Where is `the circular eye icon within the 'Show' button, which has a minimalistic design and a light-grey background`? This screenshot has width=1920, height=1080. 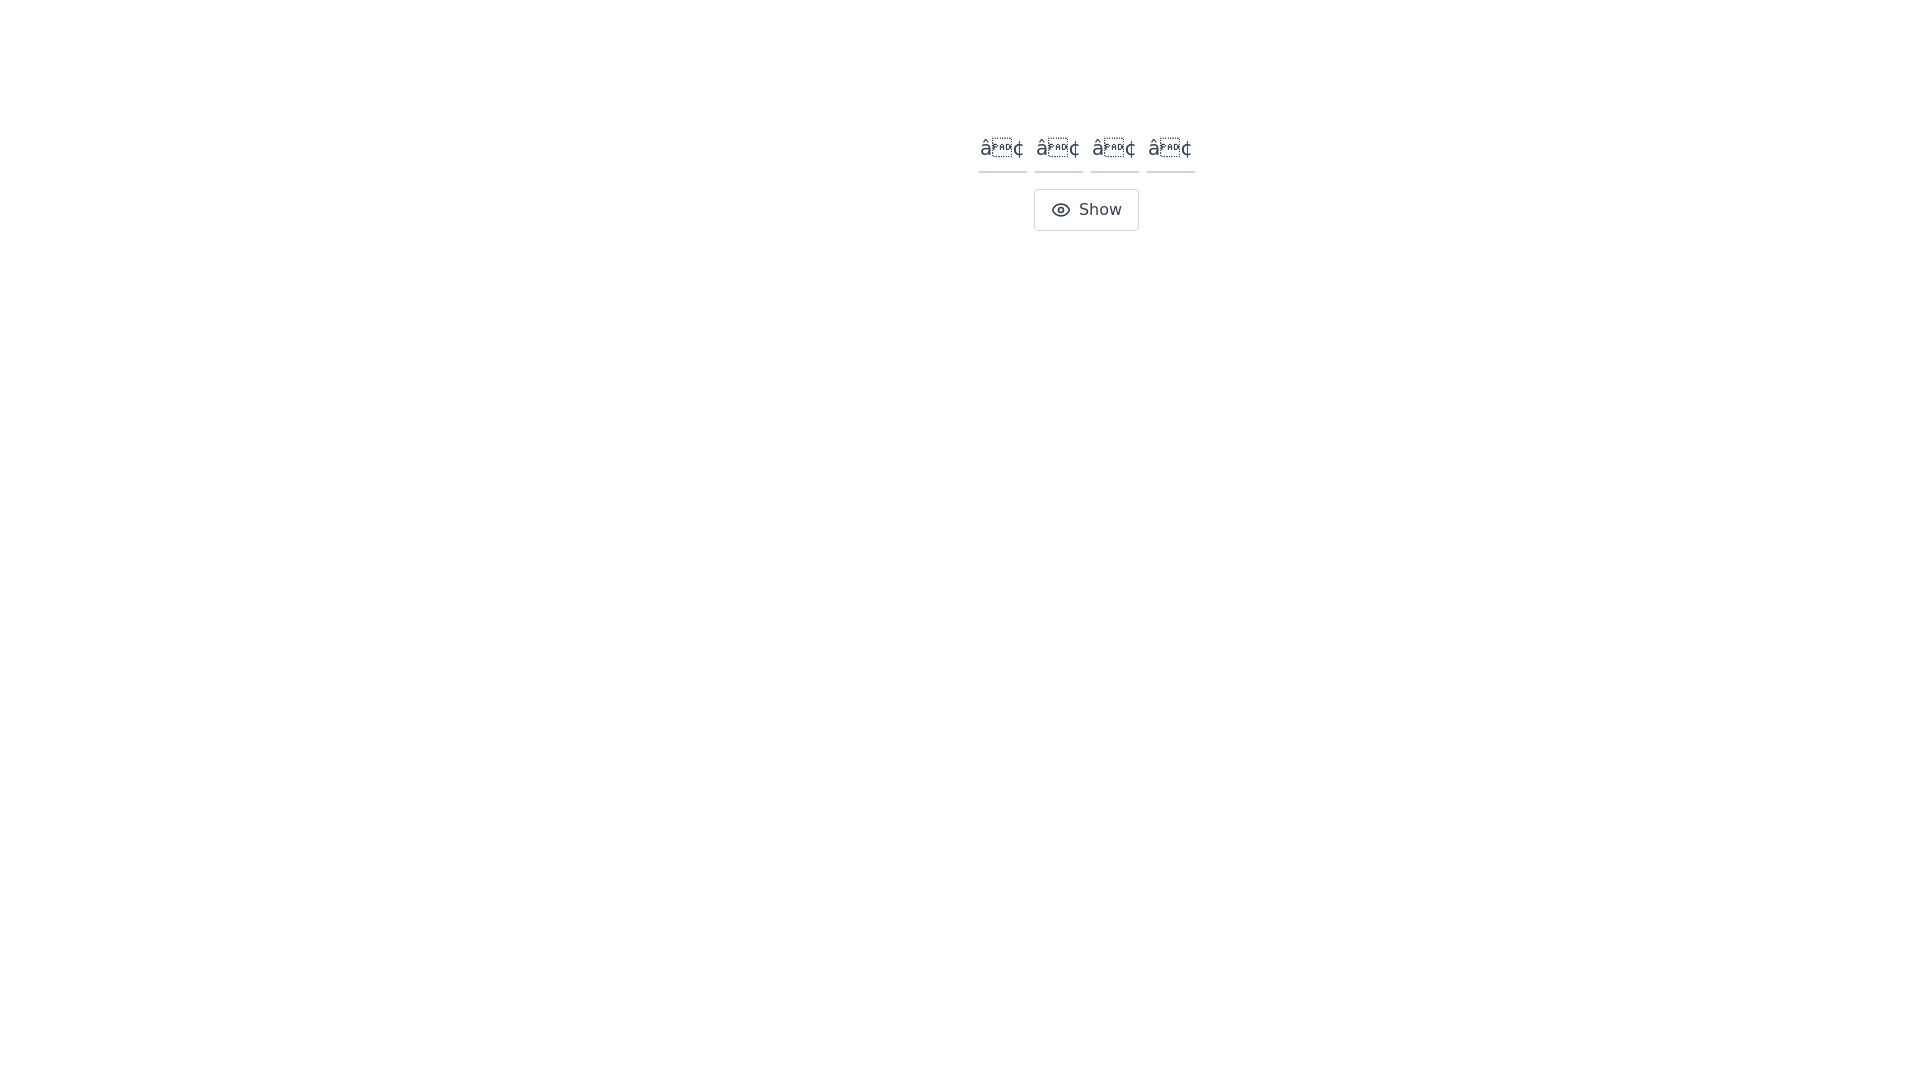
the circular eye icon within the 'Show' button, which has a minimalistic design and a light-grey background is located at coordinates (1059, 209).